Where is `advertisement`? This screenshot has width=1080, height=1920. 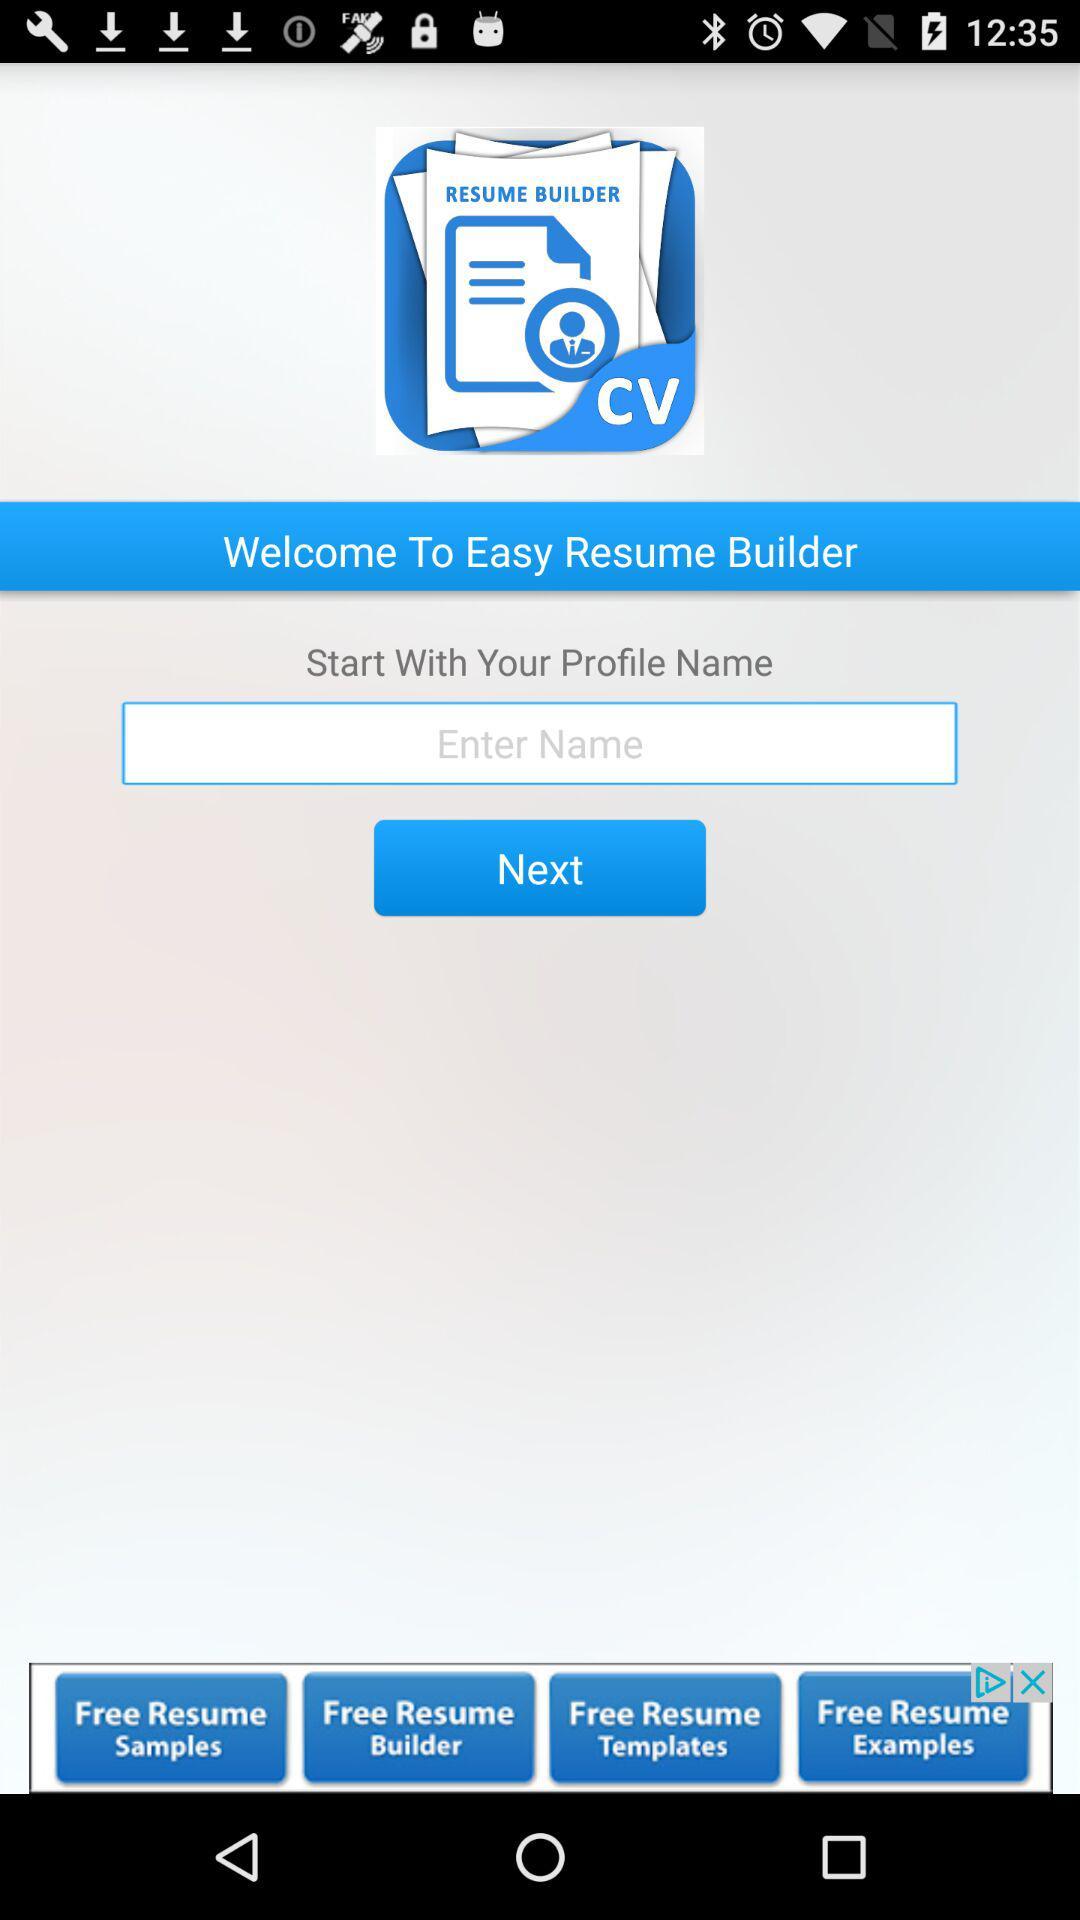
advertisement is located at coordinates (540, 1727).